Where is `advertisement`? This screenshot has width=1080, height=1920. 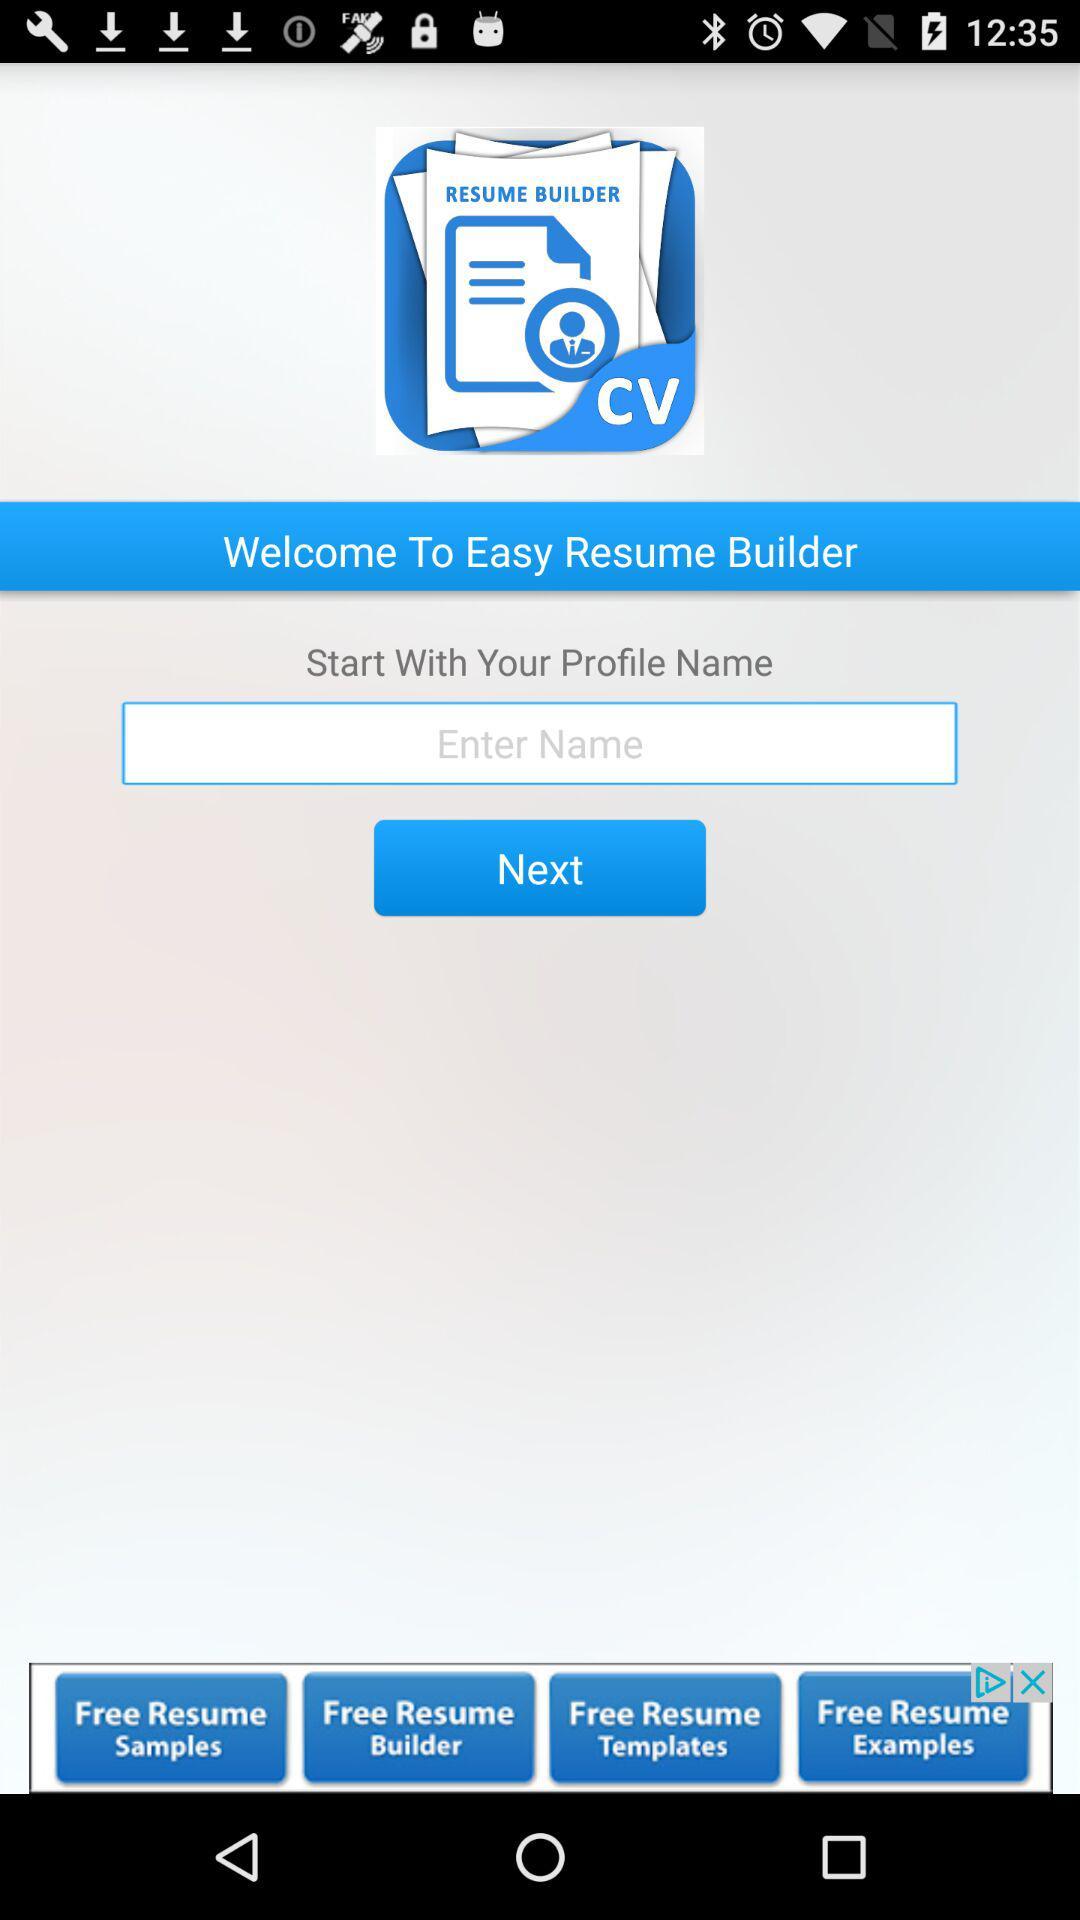
advertisement is located at coordinates (540, 1727).